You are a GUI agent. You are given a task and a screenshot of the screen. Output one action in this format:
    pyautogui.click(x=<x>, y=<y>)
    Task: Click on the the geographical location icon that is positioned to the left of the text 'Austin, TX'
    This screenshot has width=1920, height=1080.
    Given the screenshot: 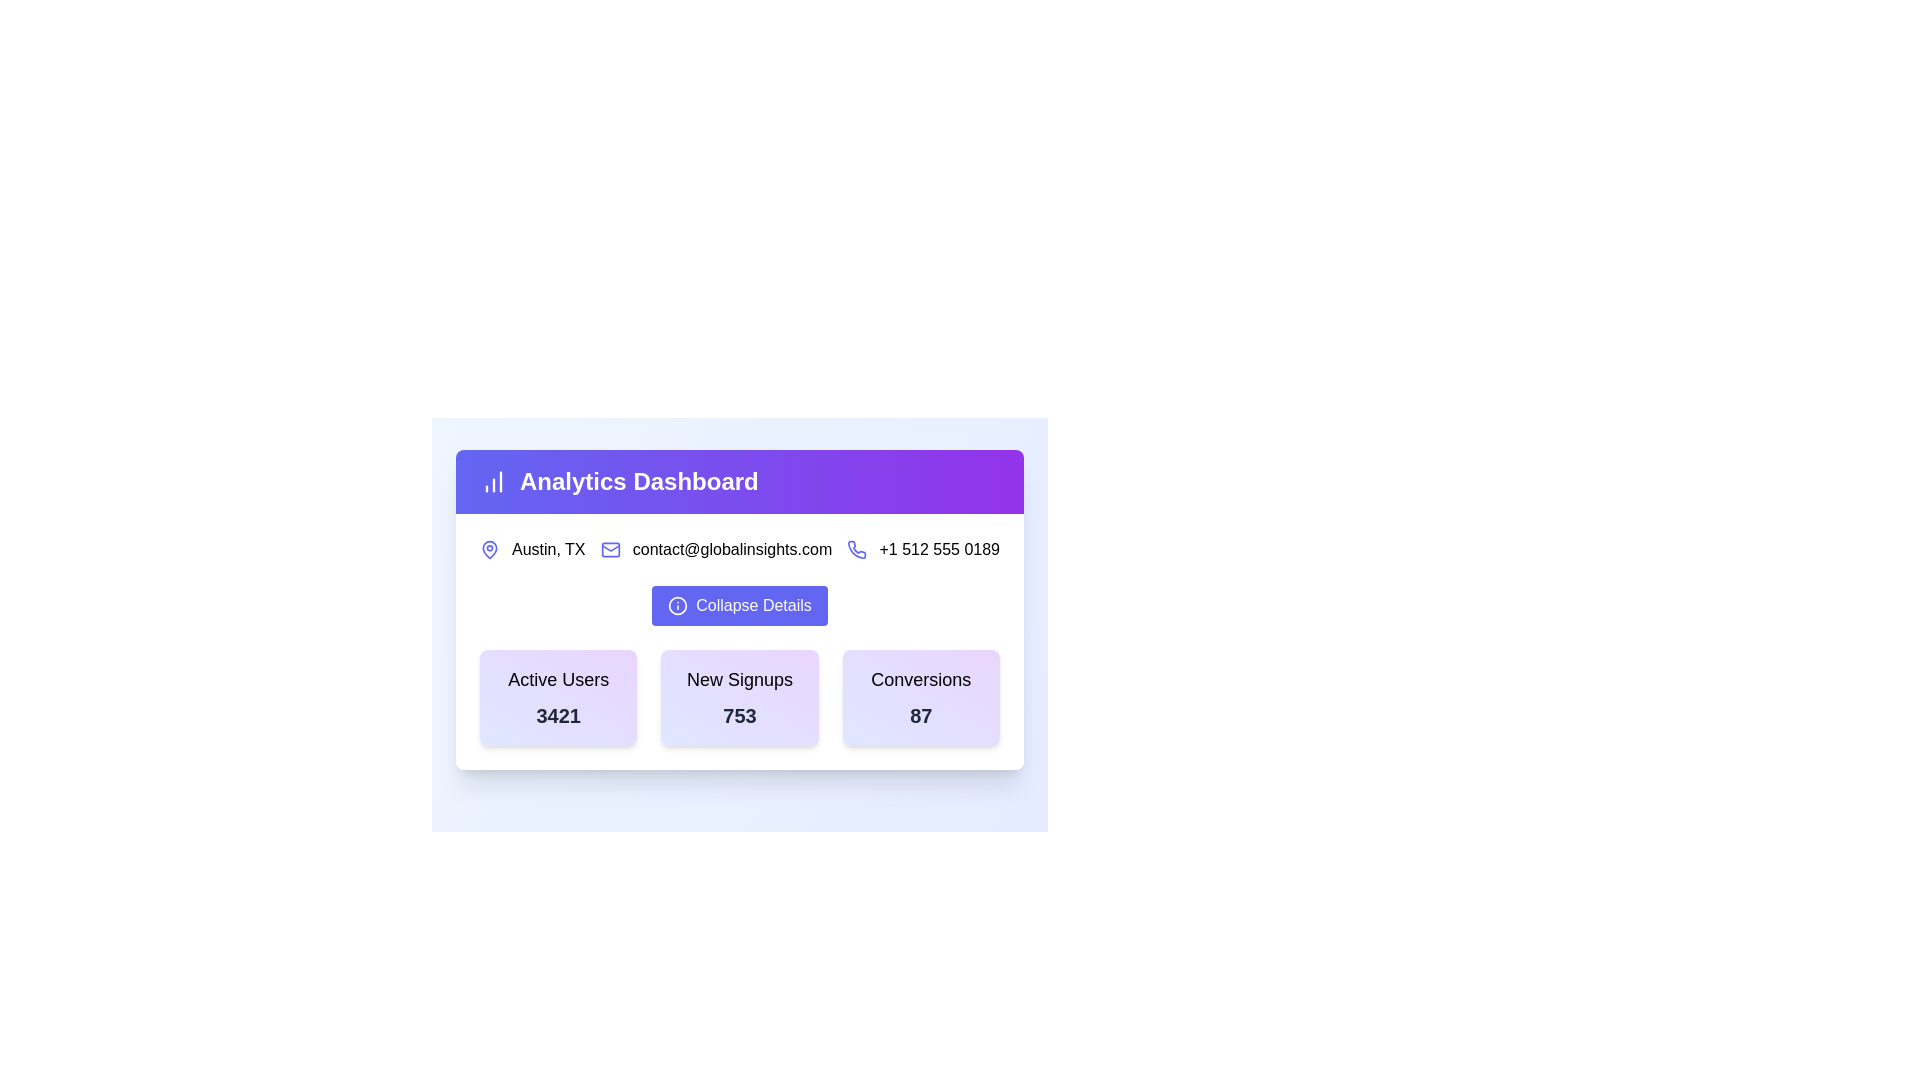 What is the action you would take?
    pyautogui.click(x=489, y=550)
    